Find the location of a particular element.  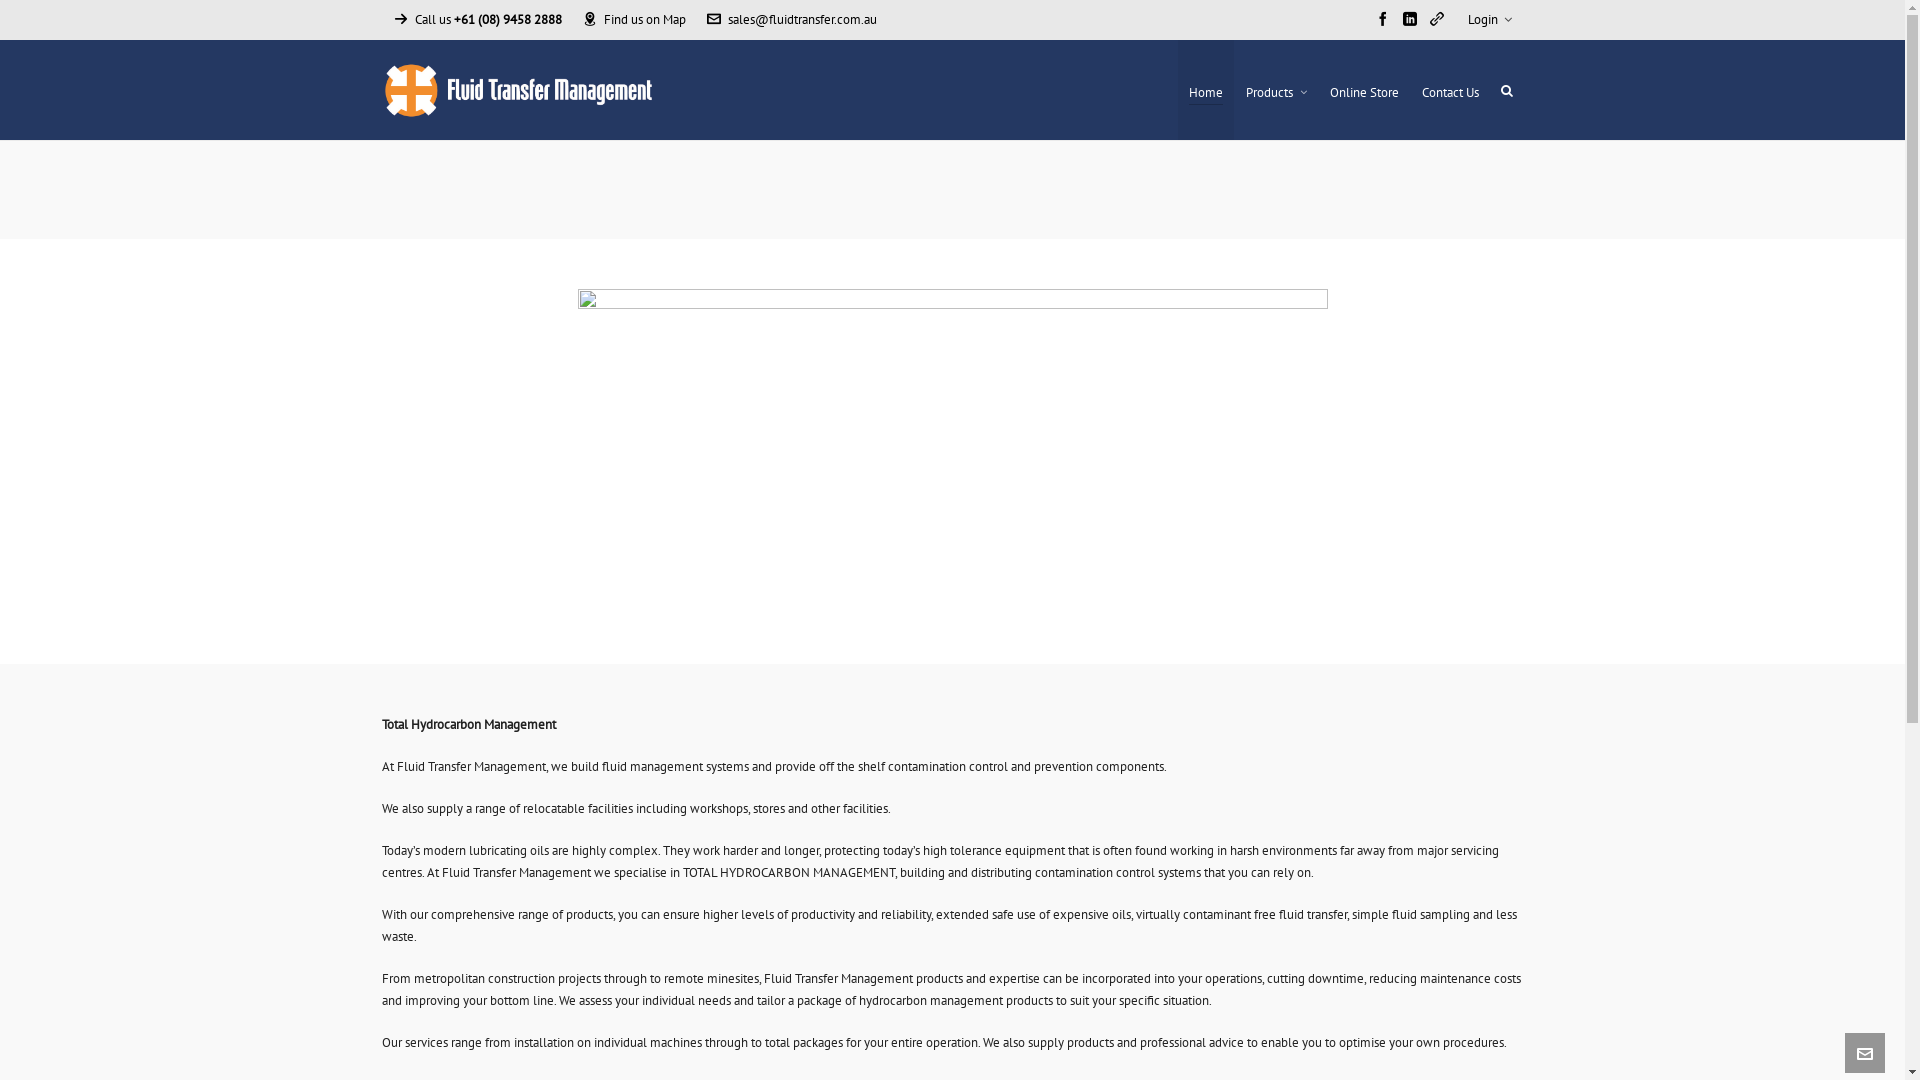

'Contact Us' is located at coordinates (1449, 88).